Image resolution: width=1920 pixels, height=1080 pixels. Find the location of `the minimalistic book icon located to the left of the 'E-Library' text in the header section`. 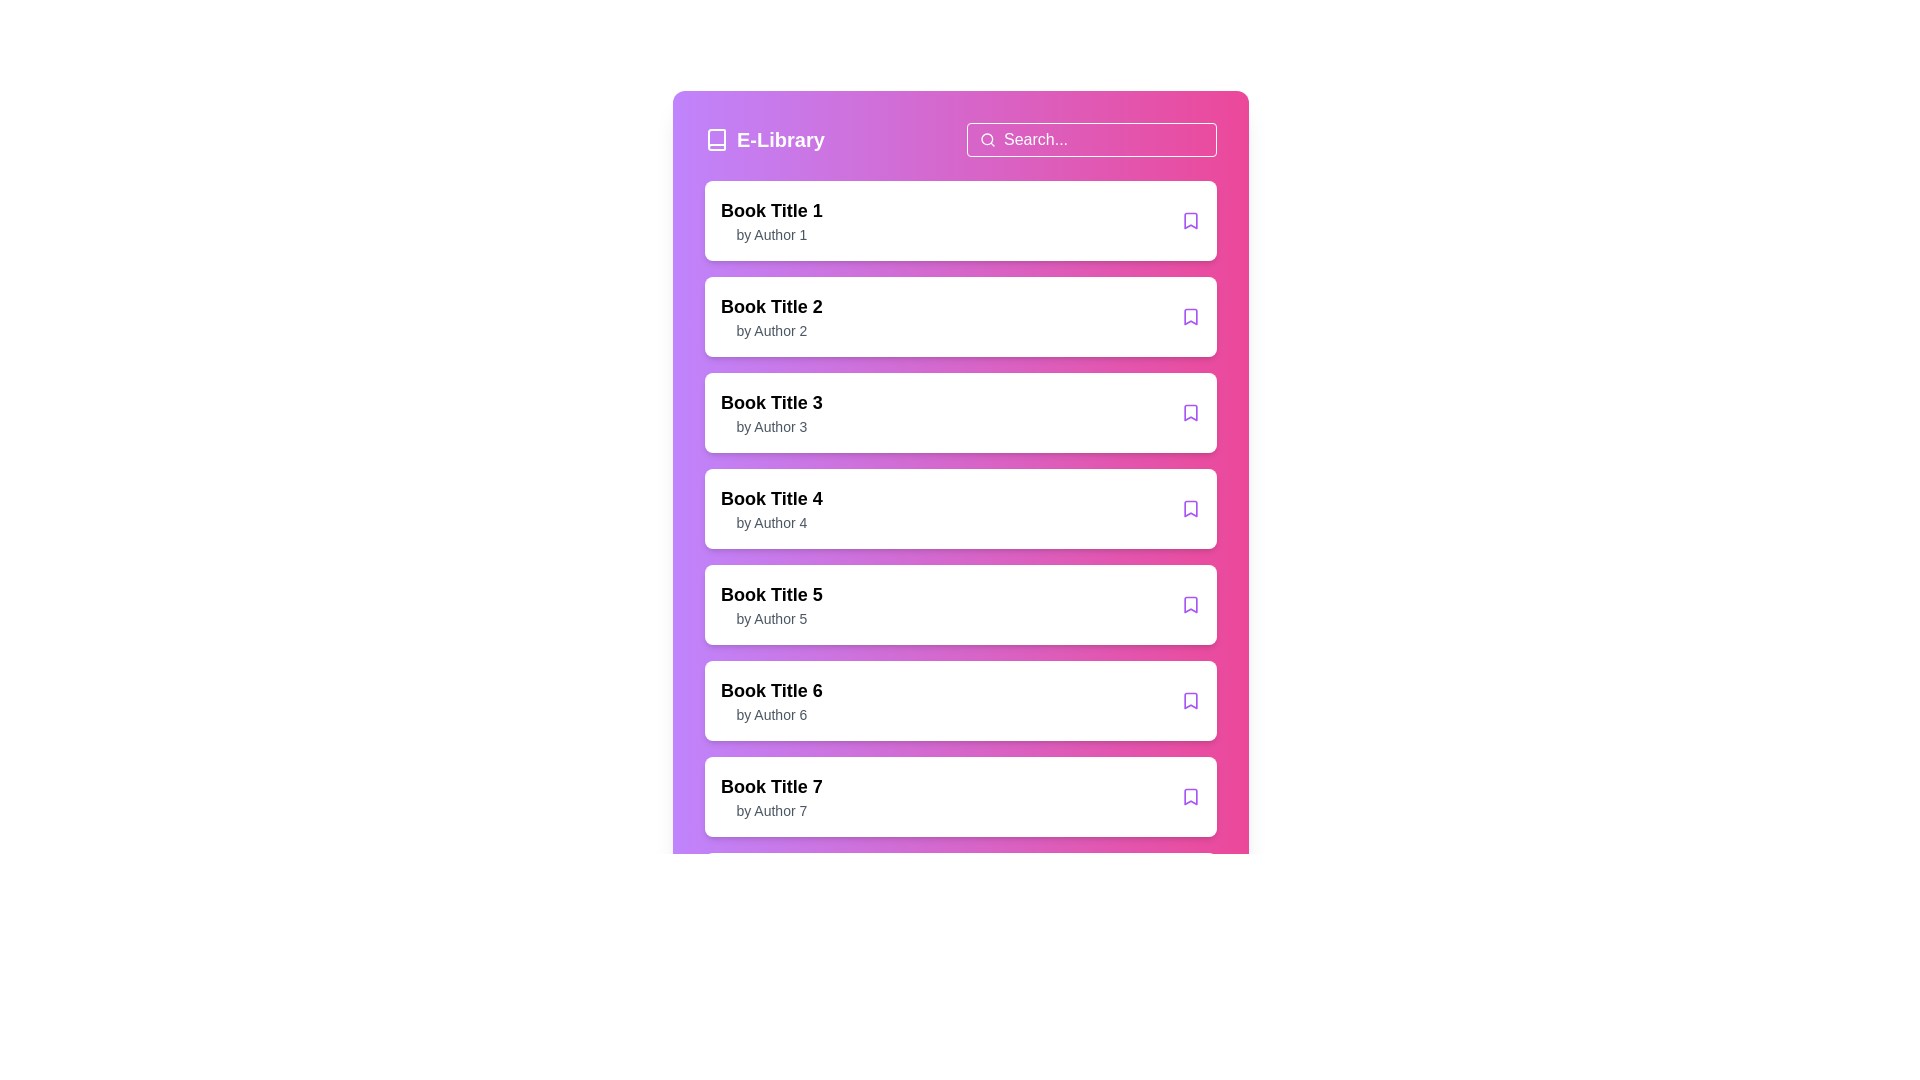

the minimalistic book icon located to the left of the 'E-Library' text in the header section is located at coordinates (716, 138).